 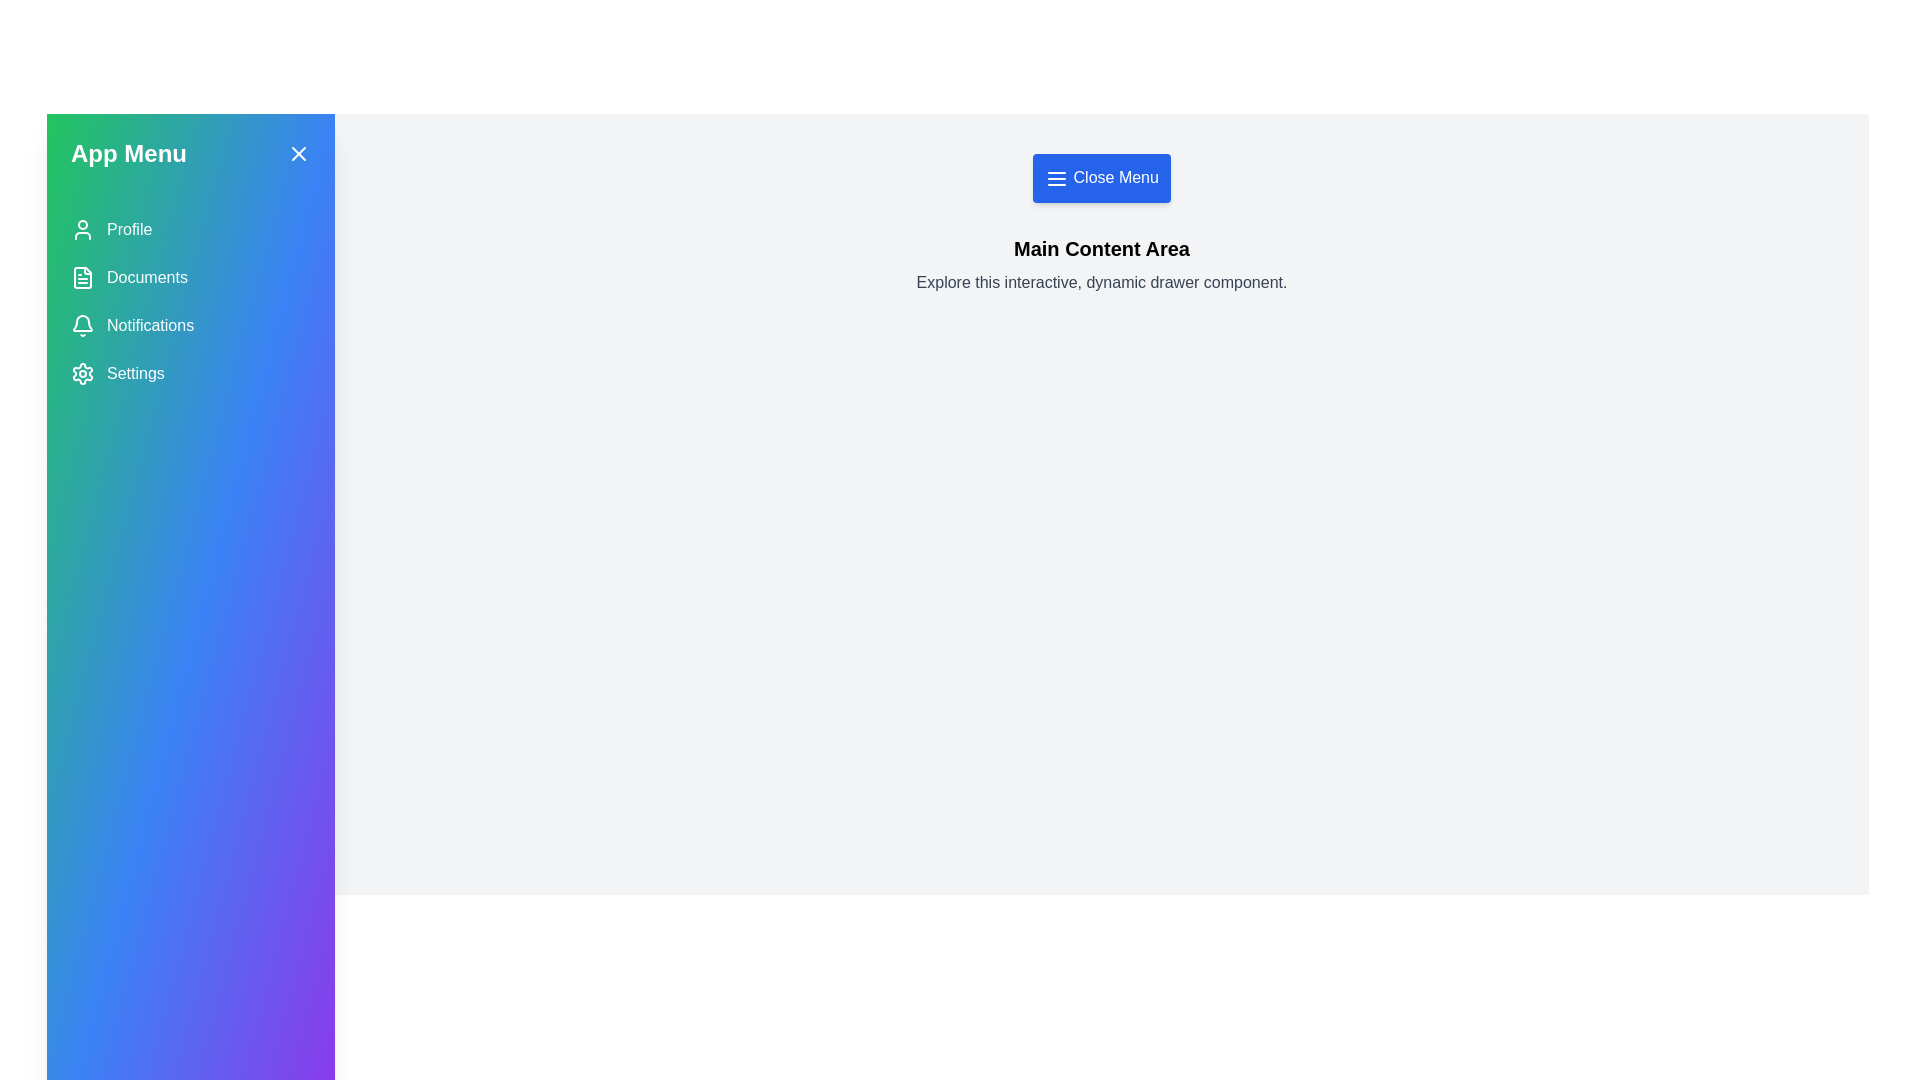 I want to click on the close button (X) in the drawer to close it, so click(x=297, y=153).